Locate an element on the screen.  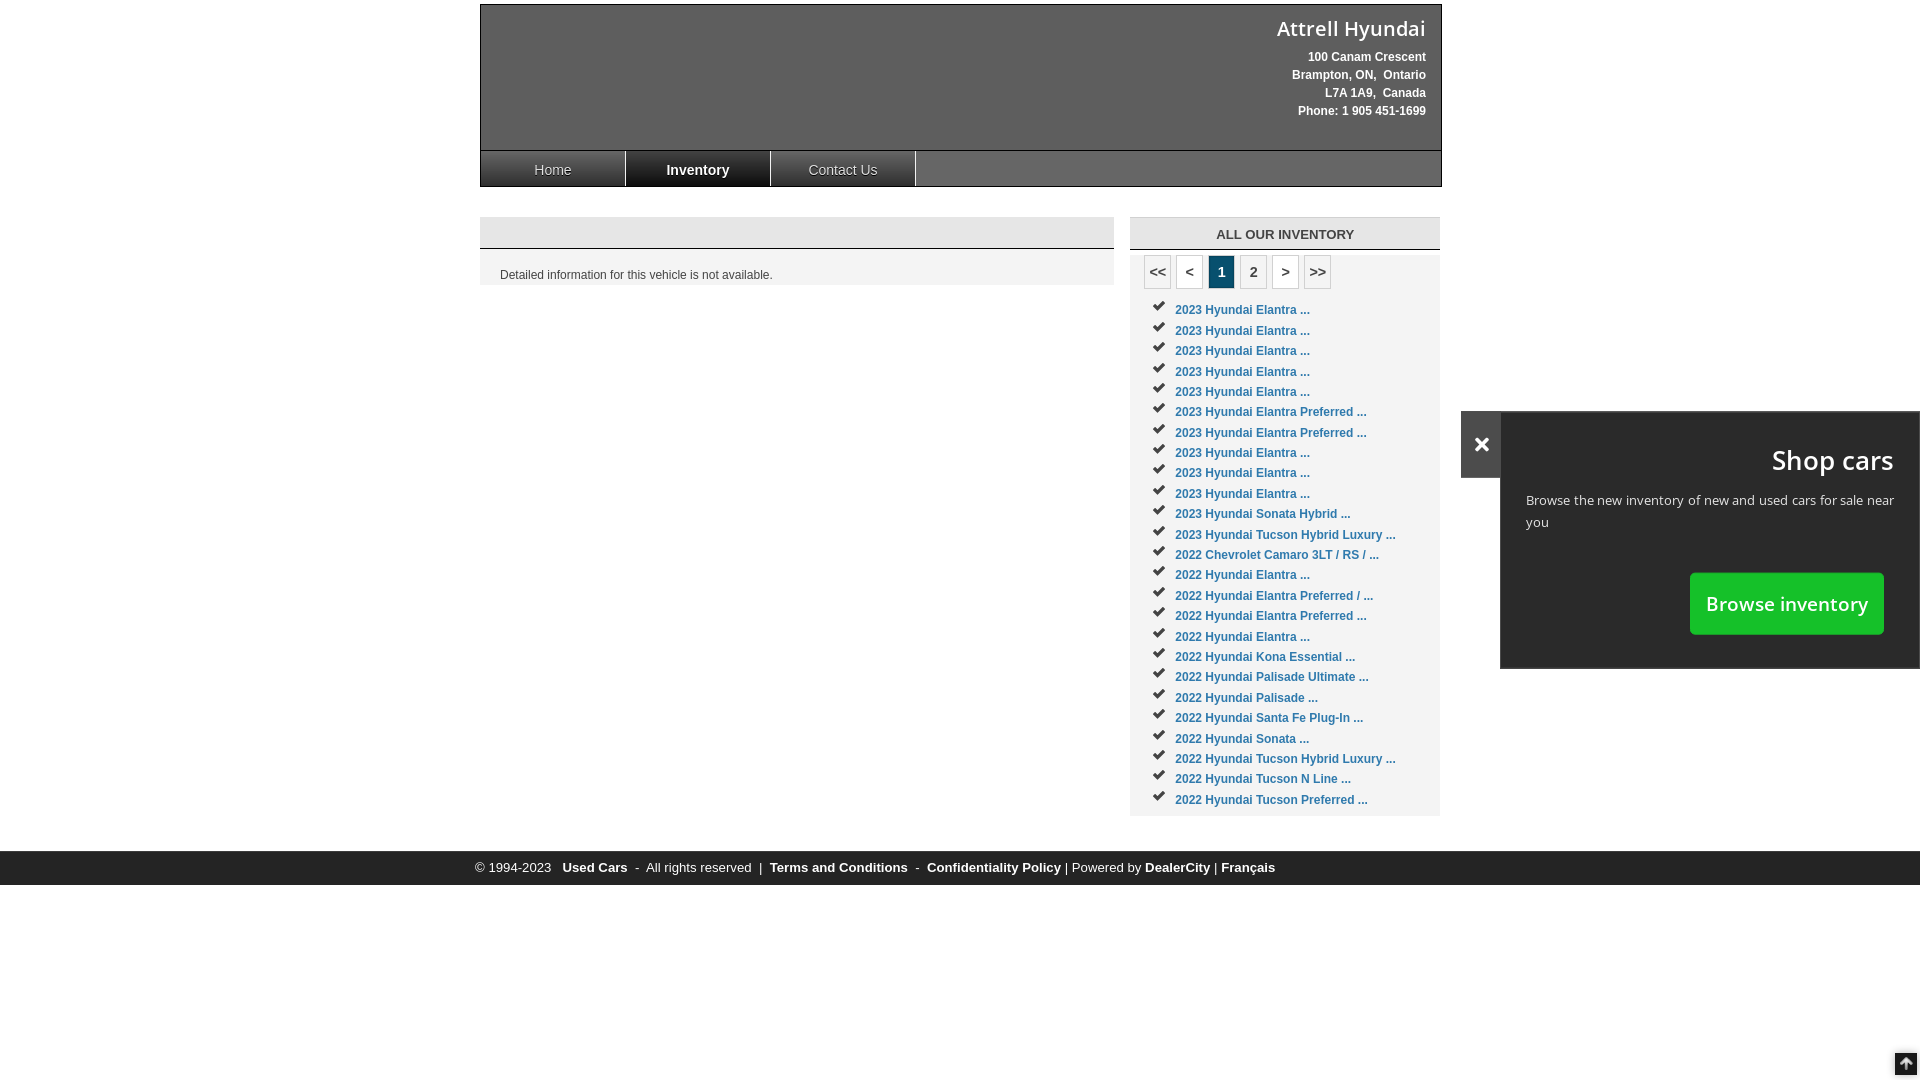
'Confidentiality Policy' is located at coordinates (993, 866).